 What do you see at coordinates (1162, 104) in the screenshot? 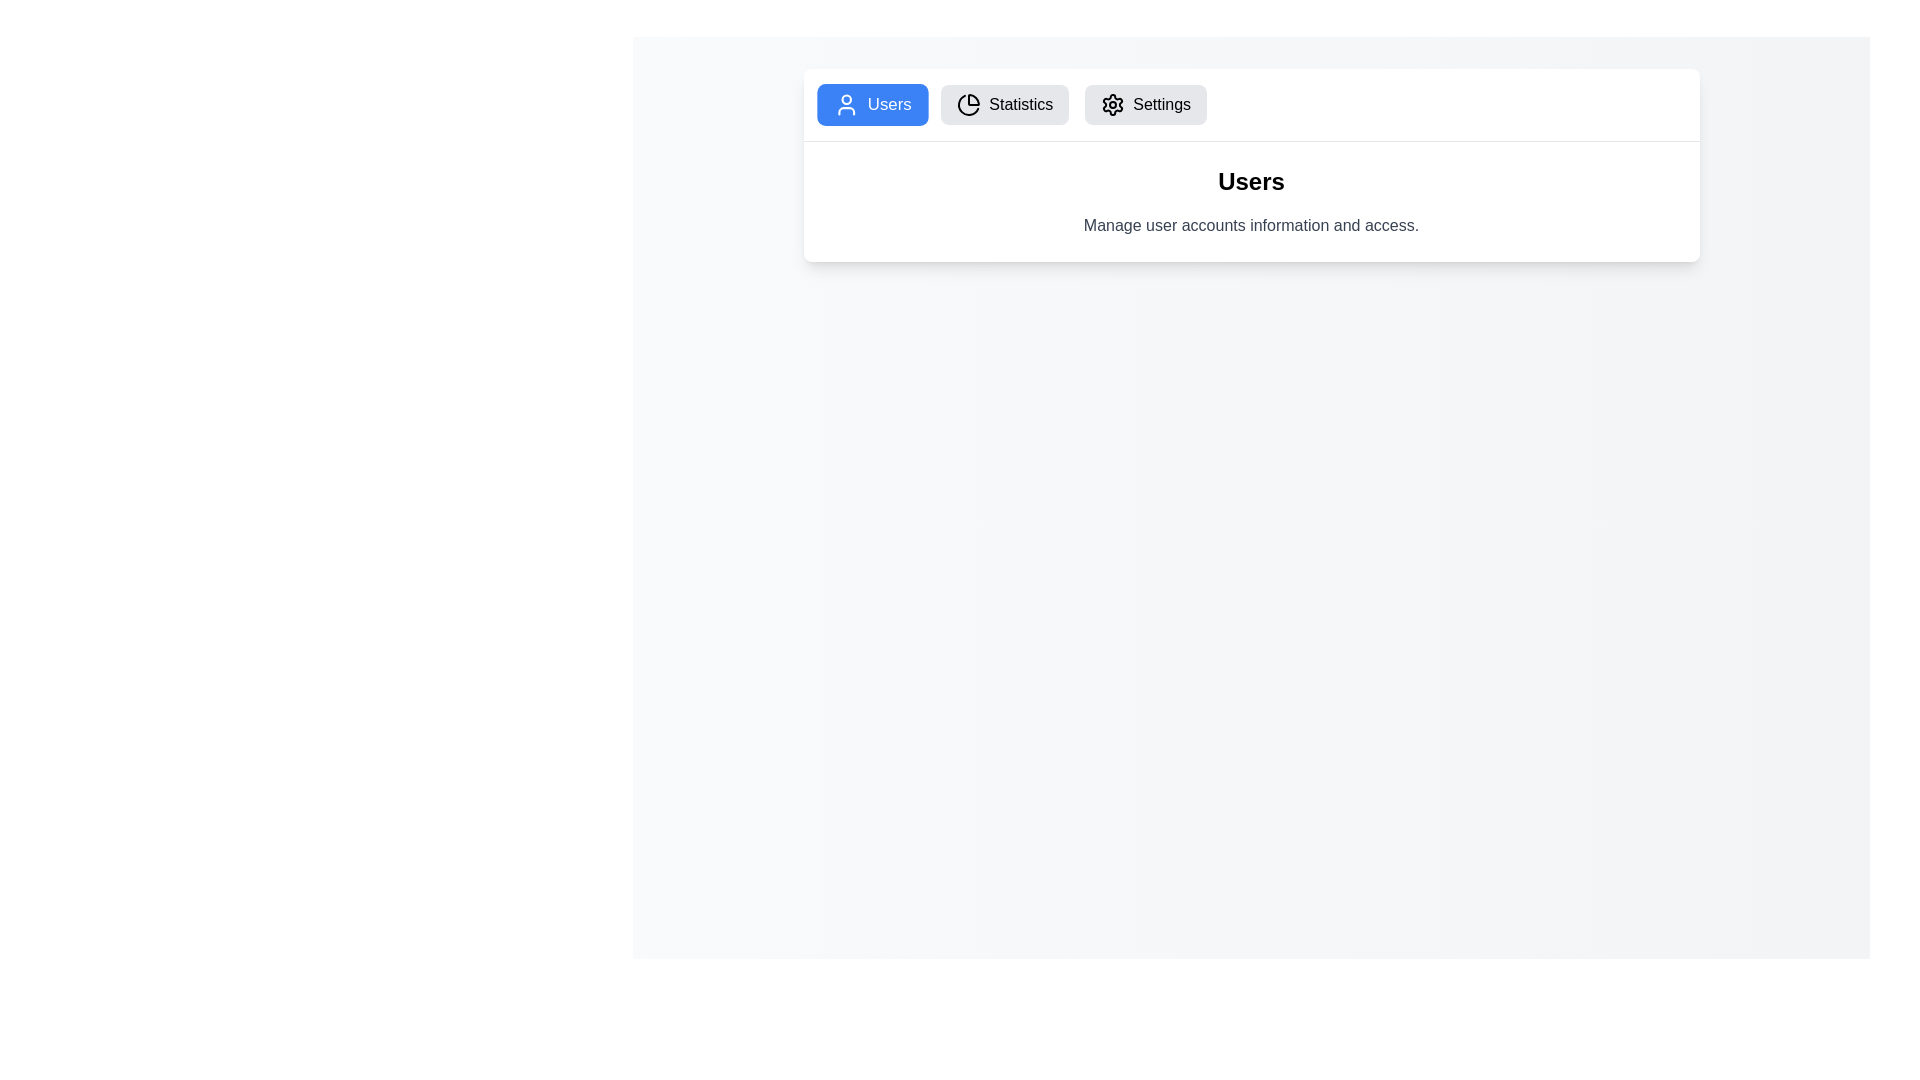
I see `the 'Settings' text label in the navigation menu` at bounding box center [1162, 104].